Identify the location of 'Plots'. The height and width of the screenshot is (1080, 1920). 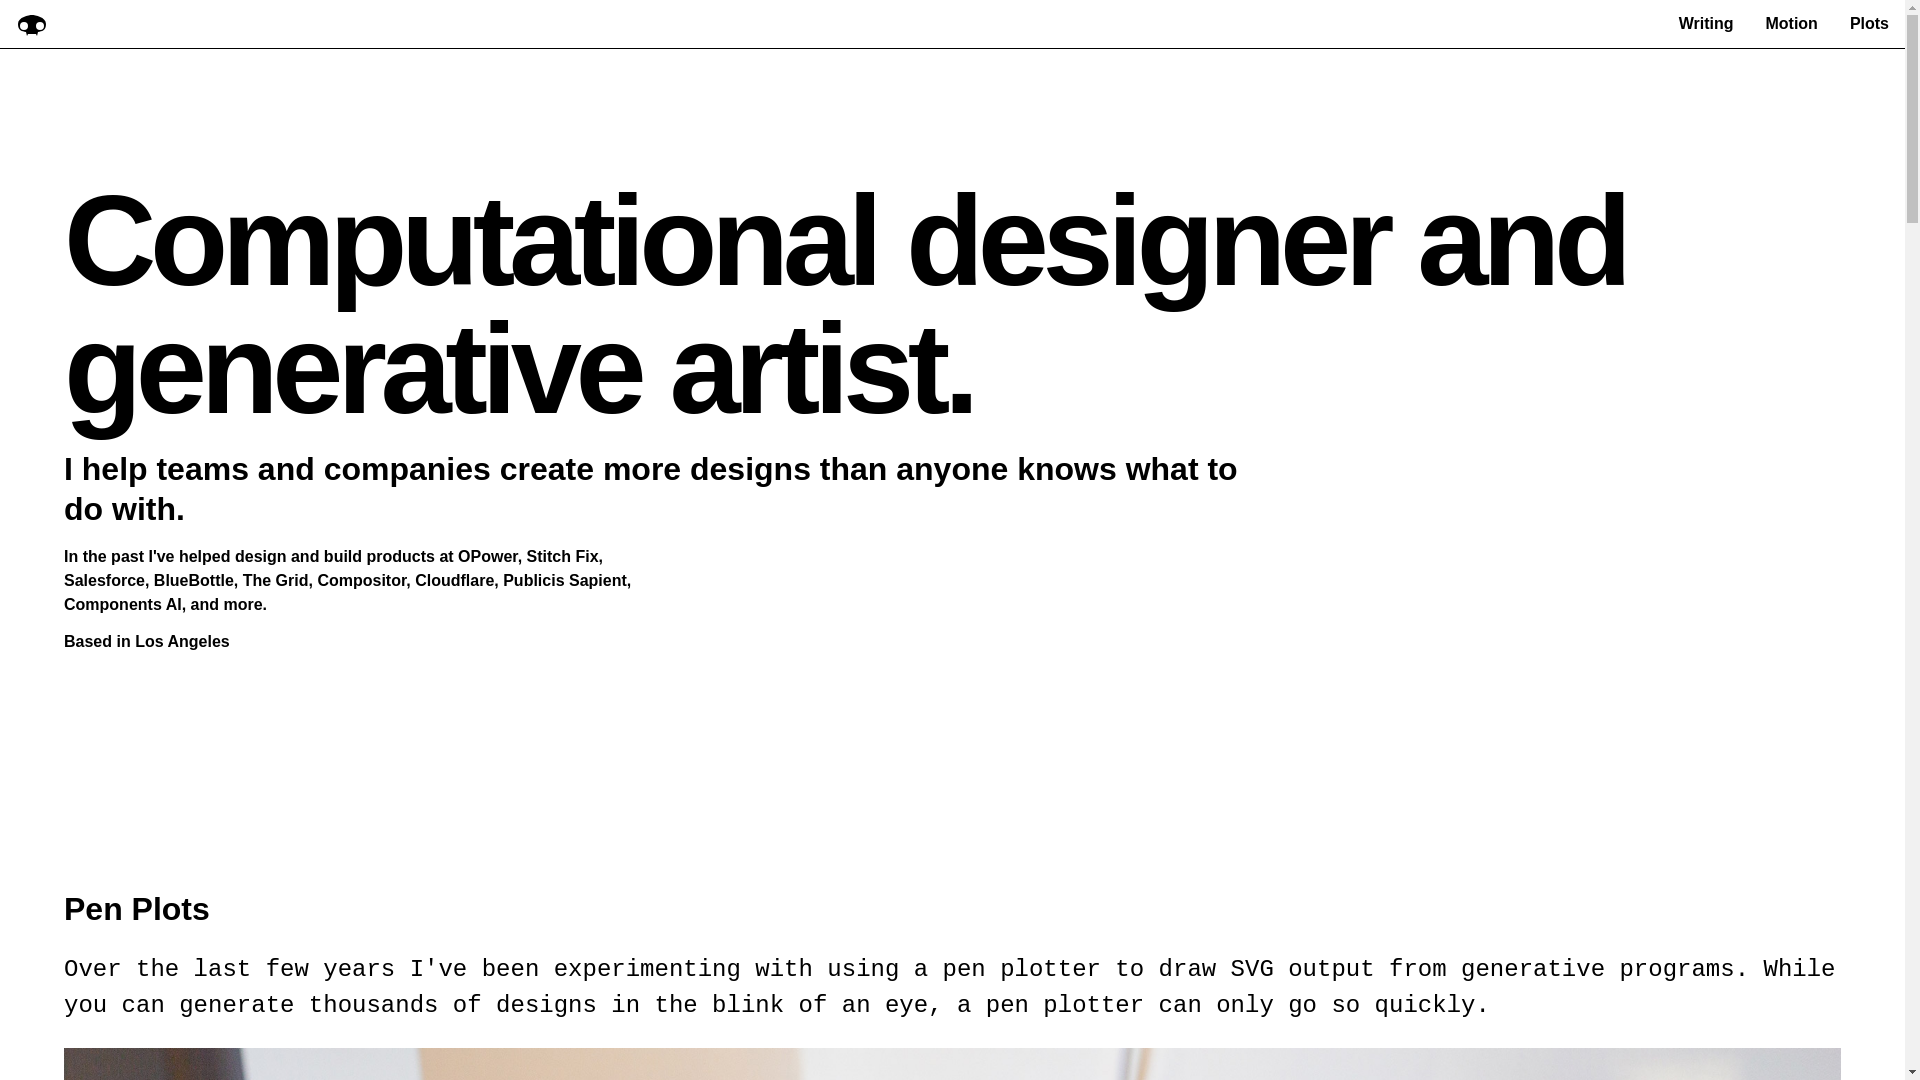
(1868, 23).